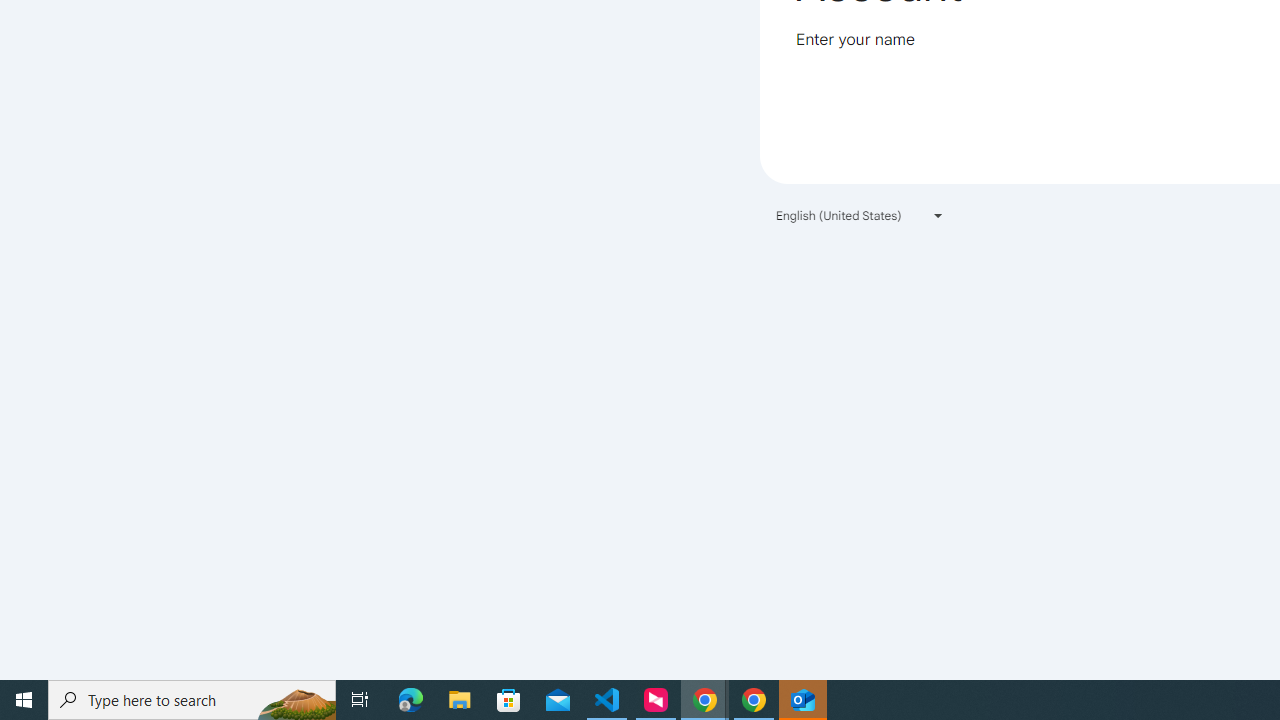  I want to click on 'English (United States)', so click(860, 215).